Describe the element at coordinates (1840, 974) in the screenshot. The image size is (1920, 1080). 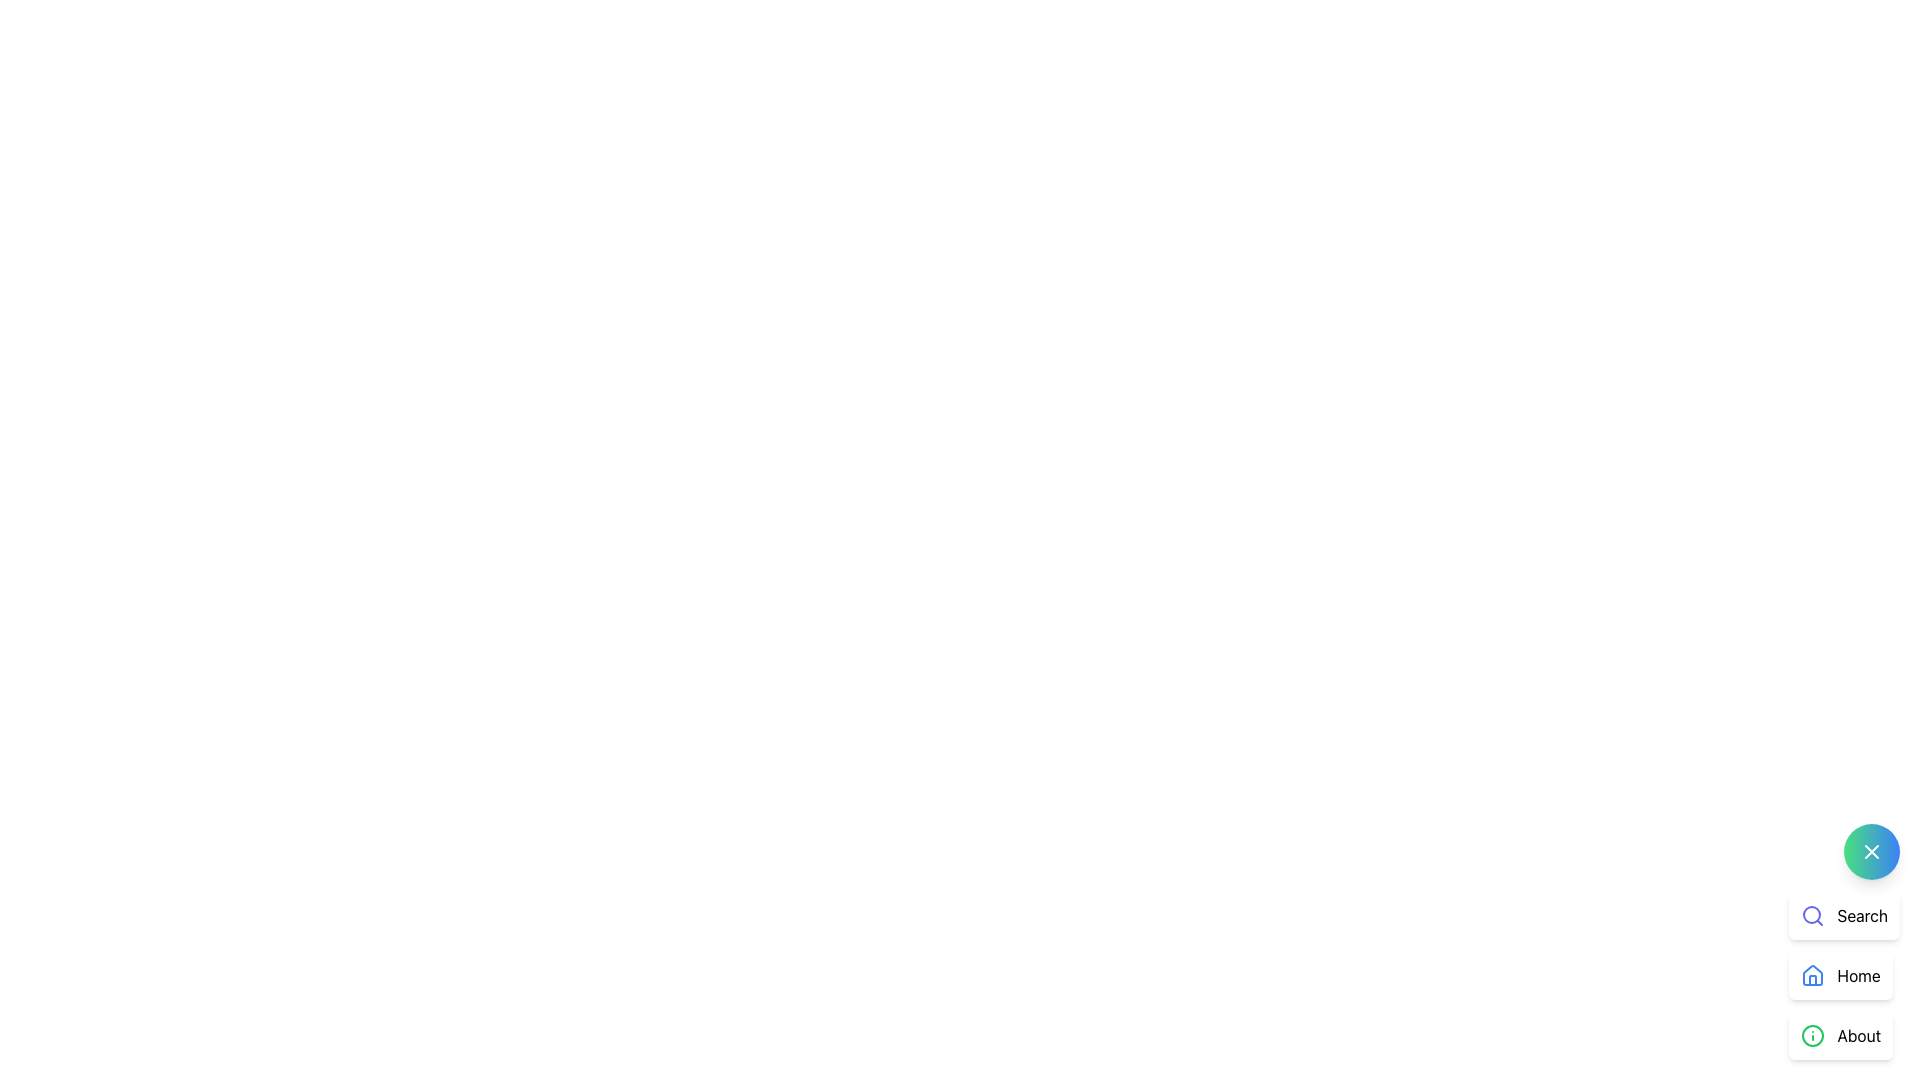
I see `the 'Home' navigation button, which is the second button in a vertical stack of three buttons located at the bottom-right corner of the interface, to trigger visual hover effects` at that location.